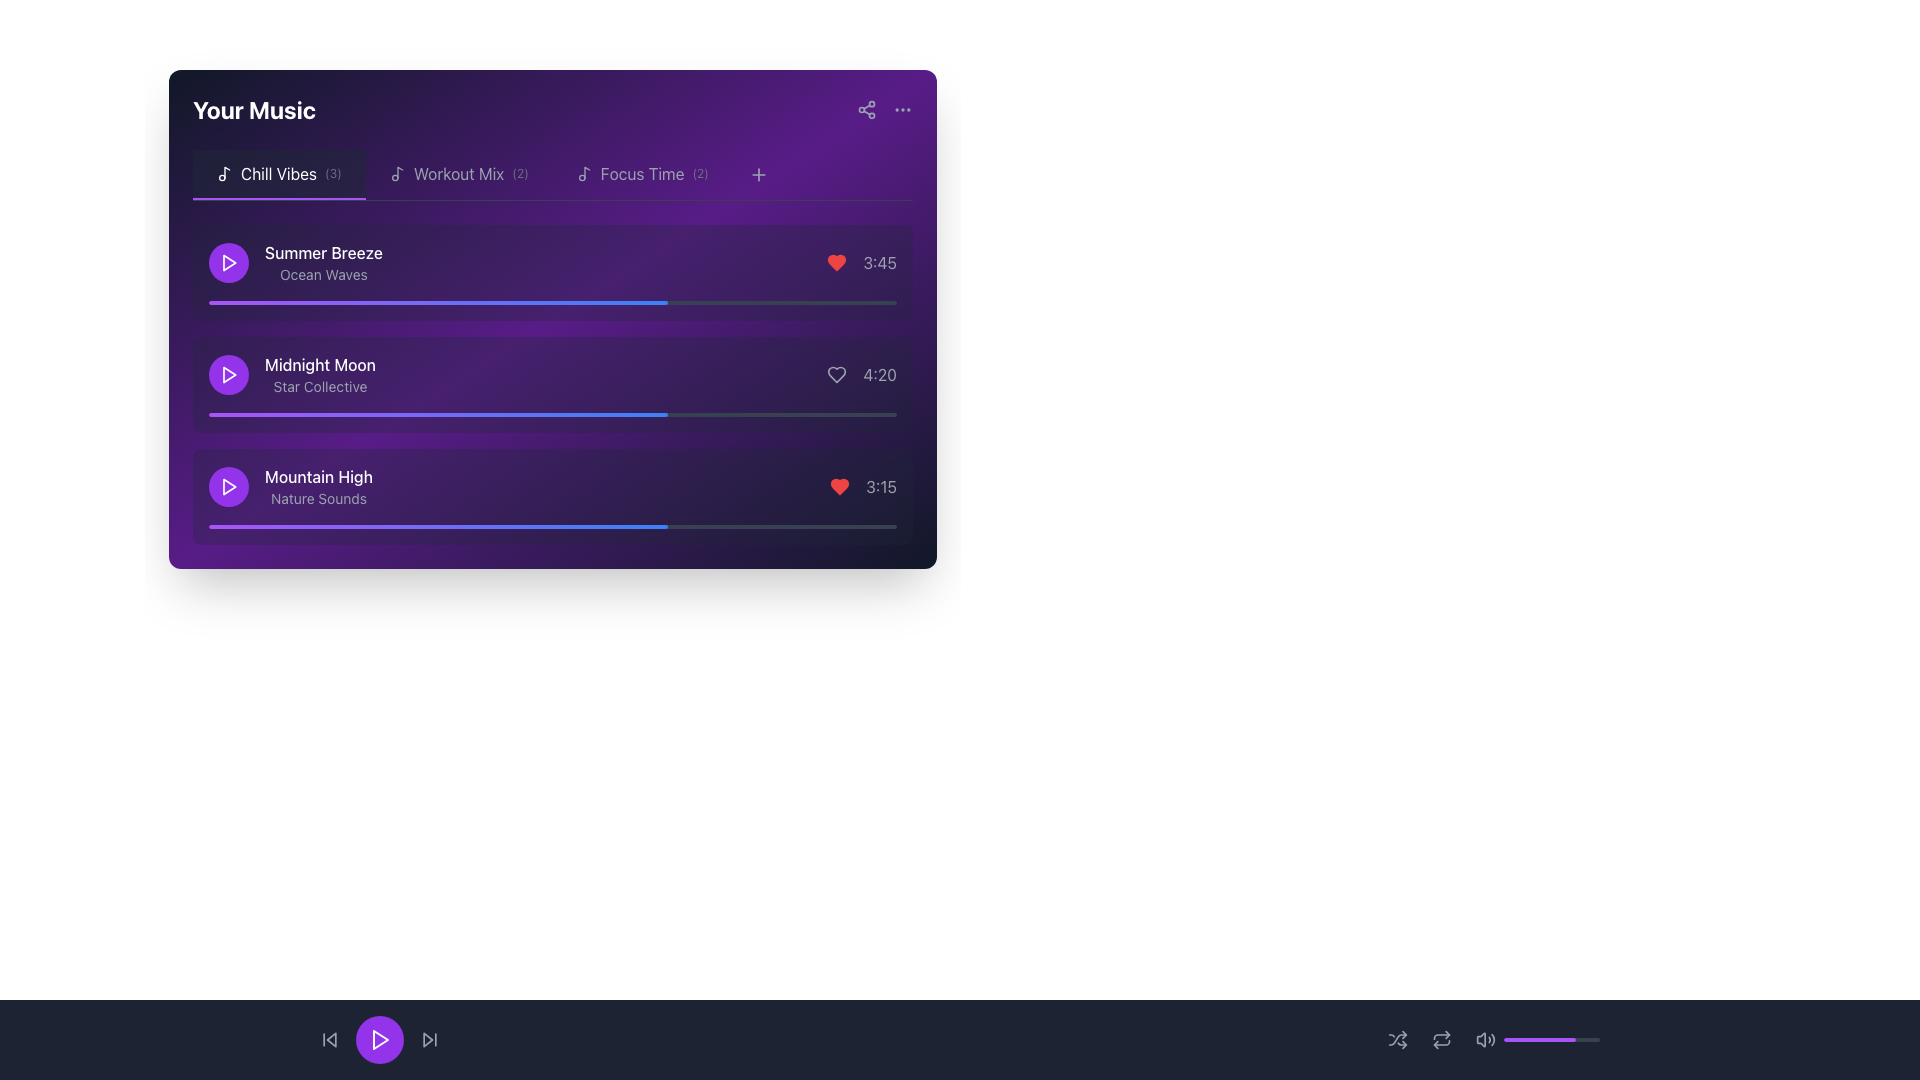 This screenshot has width=1920, height=1080. Describe the element at coordinates (294, 261) in the screenshot. I see `the title and subtitle label of the first track in the 'Chill Vibes' music playlist, located next to the play button and aligned with the duration label '3:45'` at that location.